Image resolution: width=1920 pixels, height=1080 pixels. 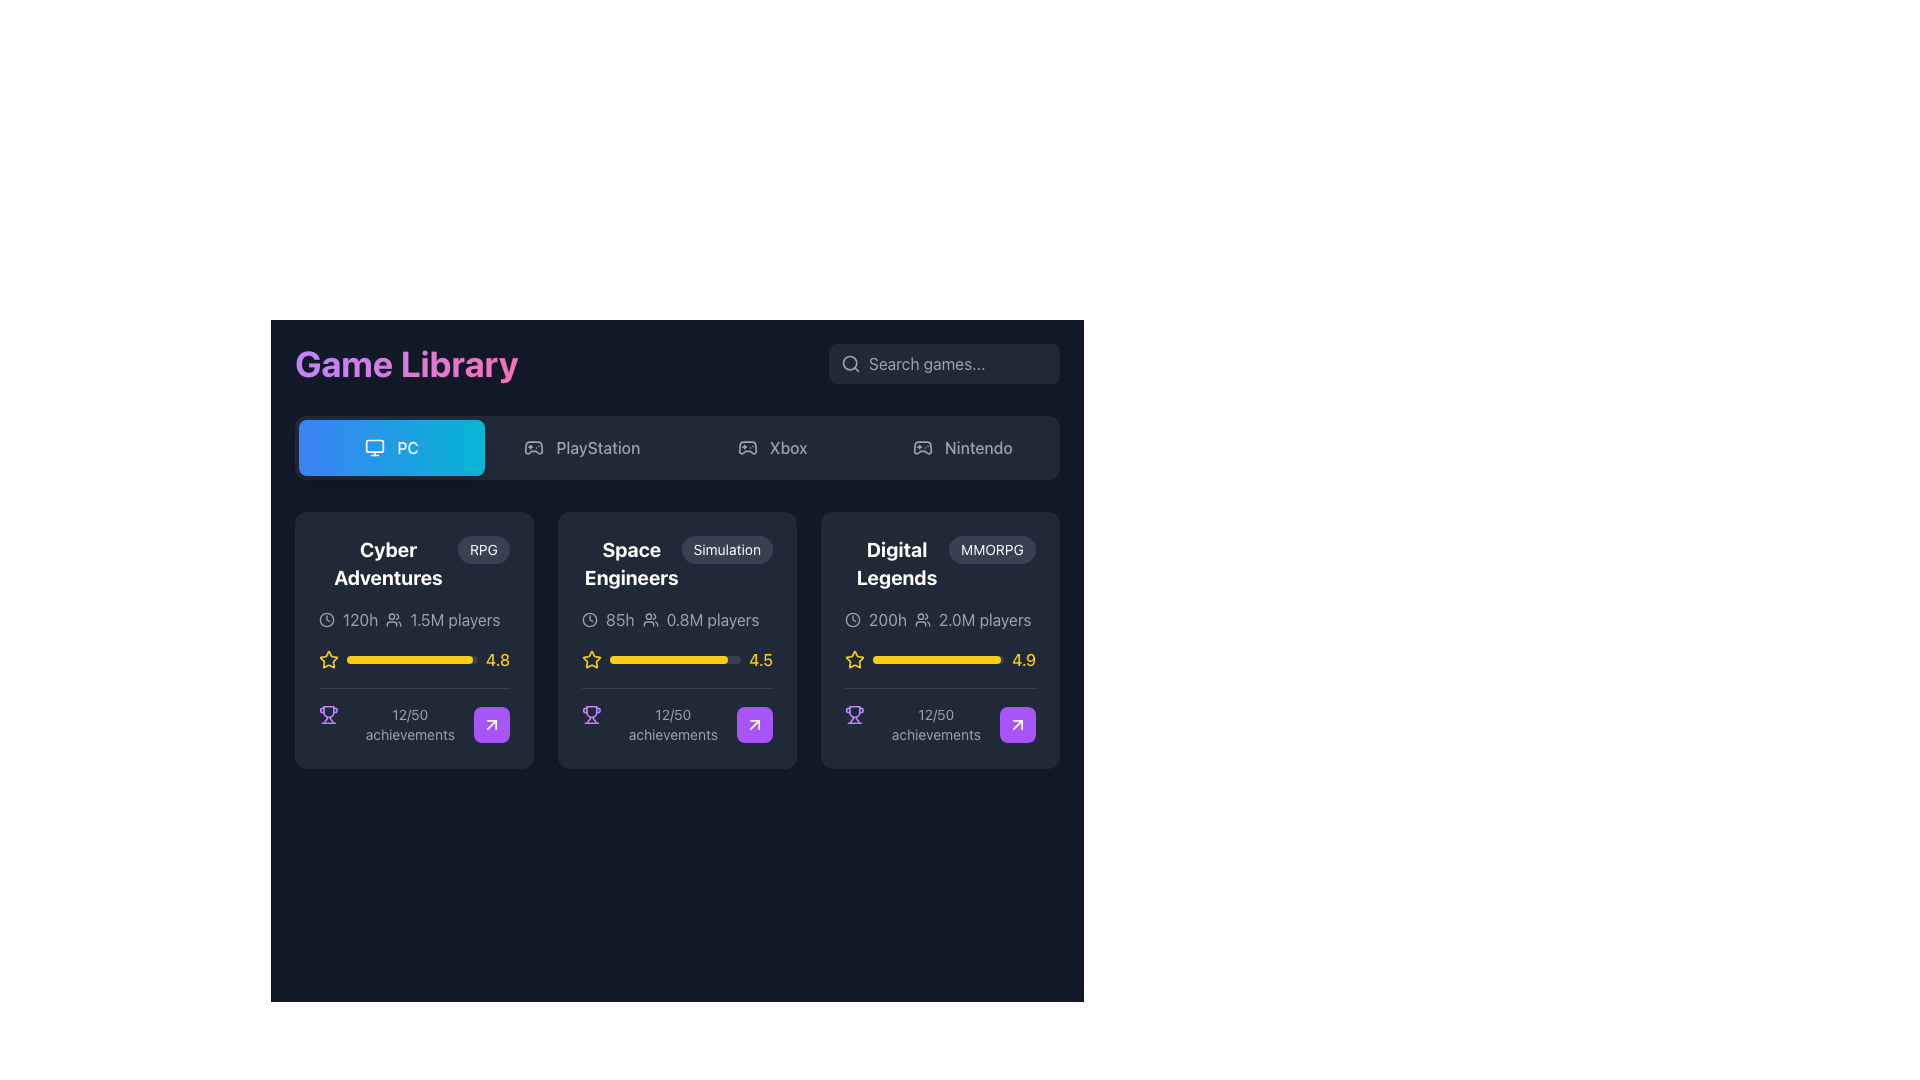 I want to click on the text element displaying '85h' in light gray color, which is located to the left of player information in the 'Space Engineers' card in the 'Game Library' section, so click(x=619, y=619).